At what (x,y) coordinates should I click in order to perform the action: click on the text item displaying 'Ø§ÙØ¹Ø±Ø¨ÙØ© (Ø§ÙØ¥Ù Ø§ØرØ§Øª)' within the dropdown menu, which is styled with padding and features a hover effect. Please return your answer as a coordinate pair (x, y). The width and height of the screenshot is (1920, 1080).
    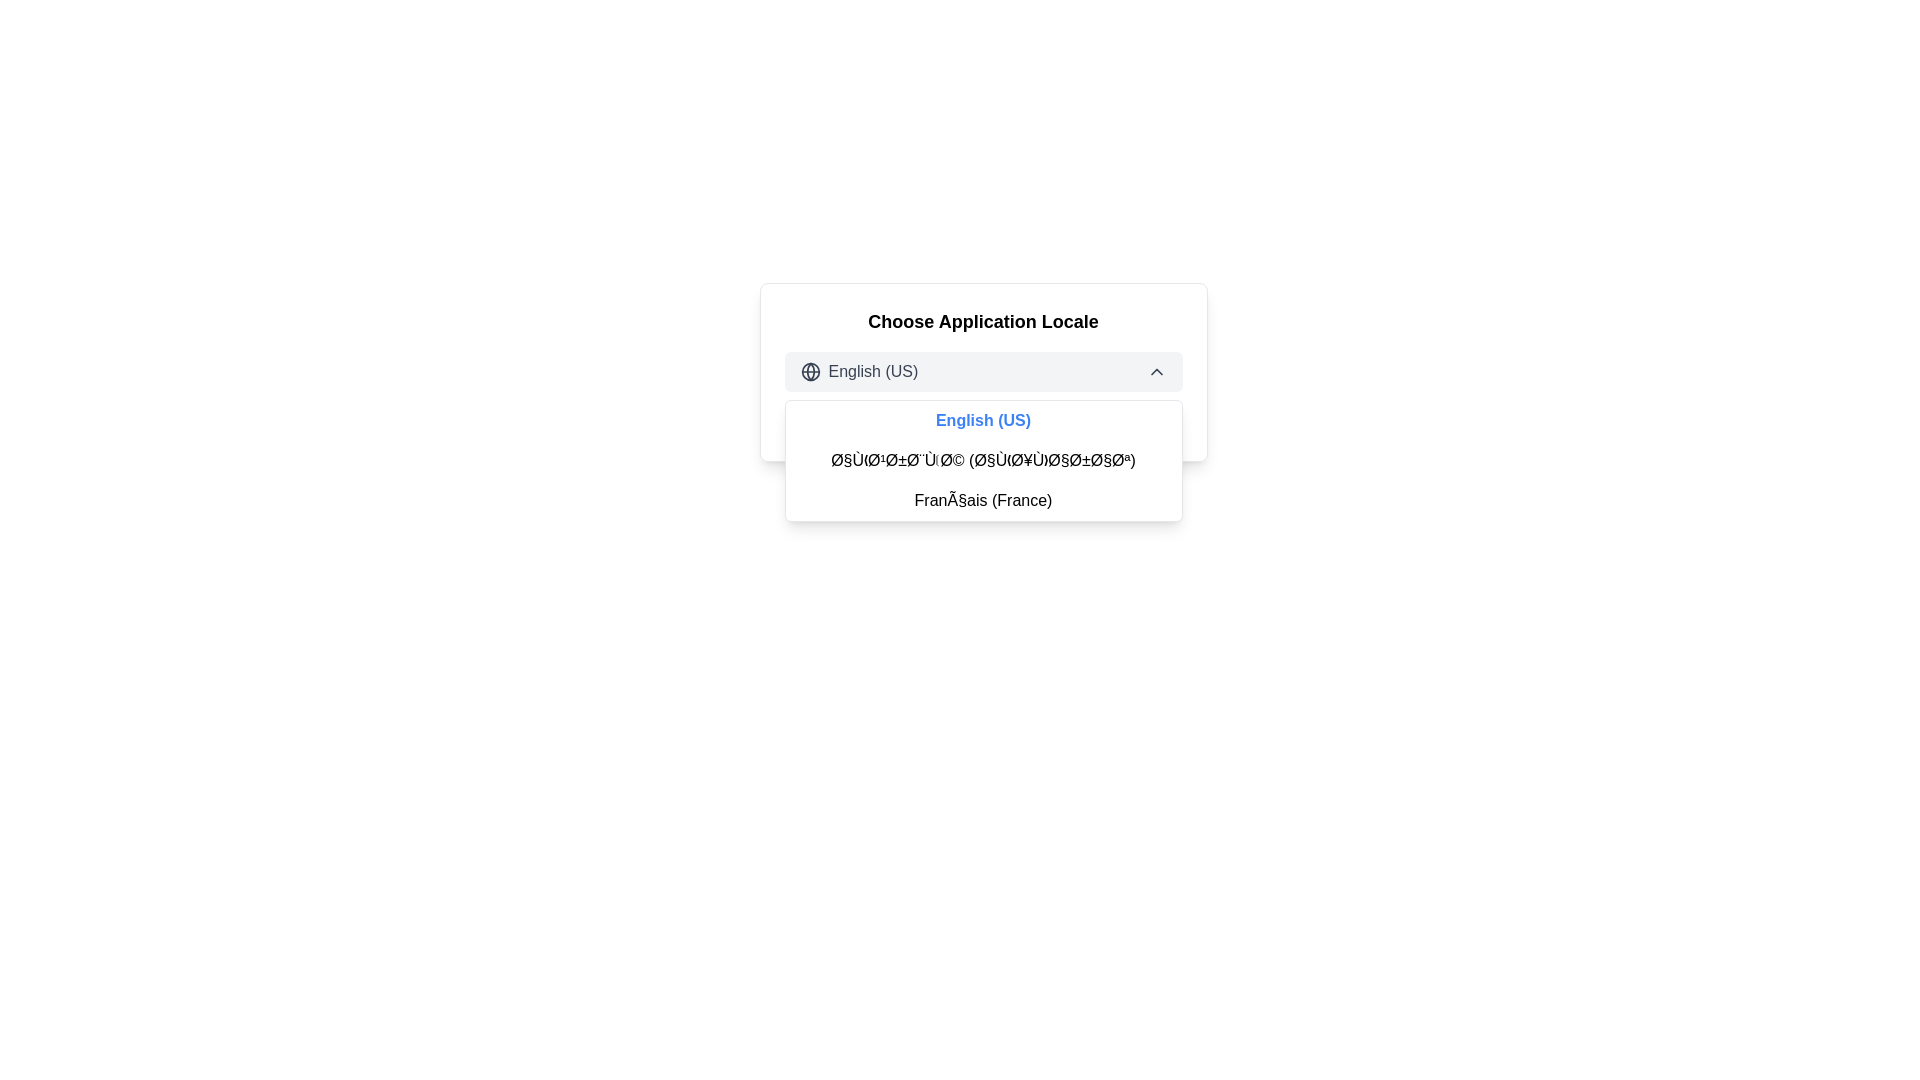
    Looking at the image, I should click on (983, 461).